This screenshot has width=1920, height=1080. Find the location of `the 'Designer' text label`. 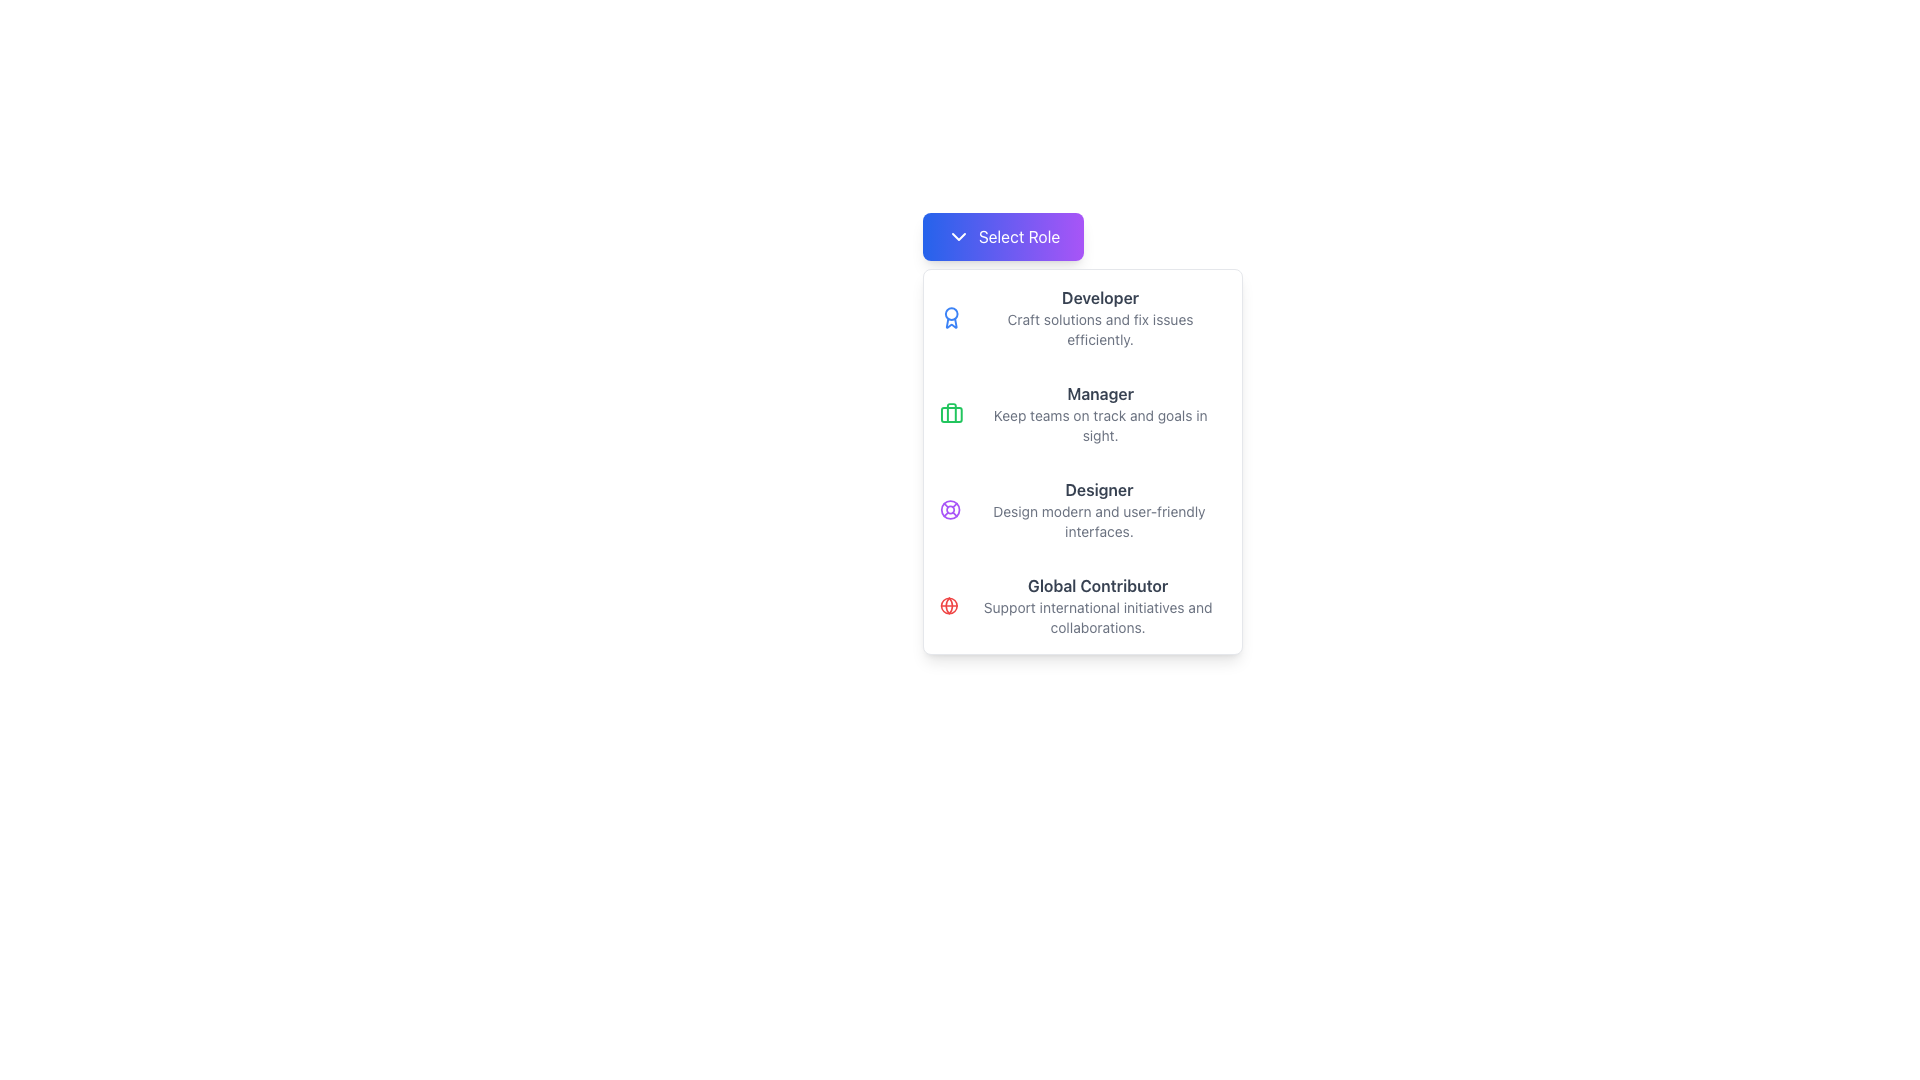

the 'Designer' text label is located at coordinates (1098, 508).